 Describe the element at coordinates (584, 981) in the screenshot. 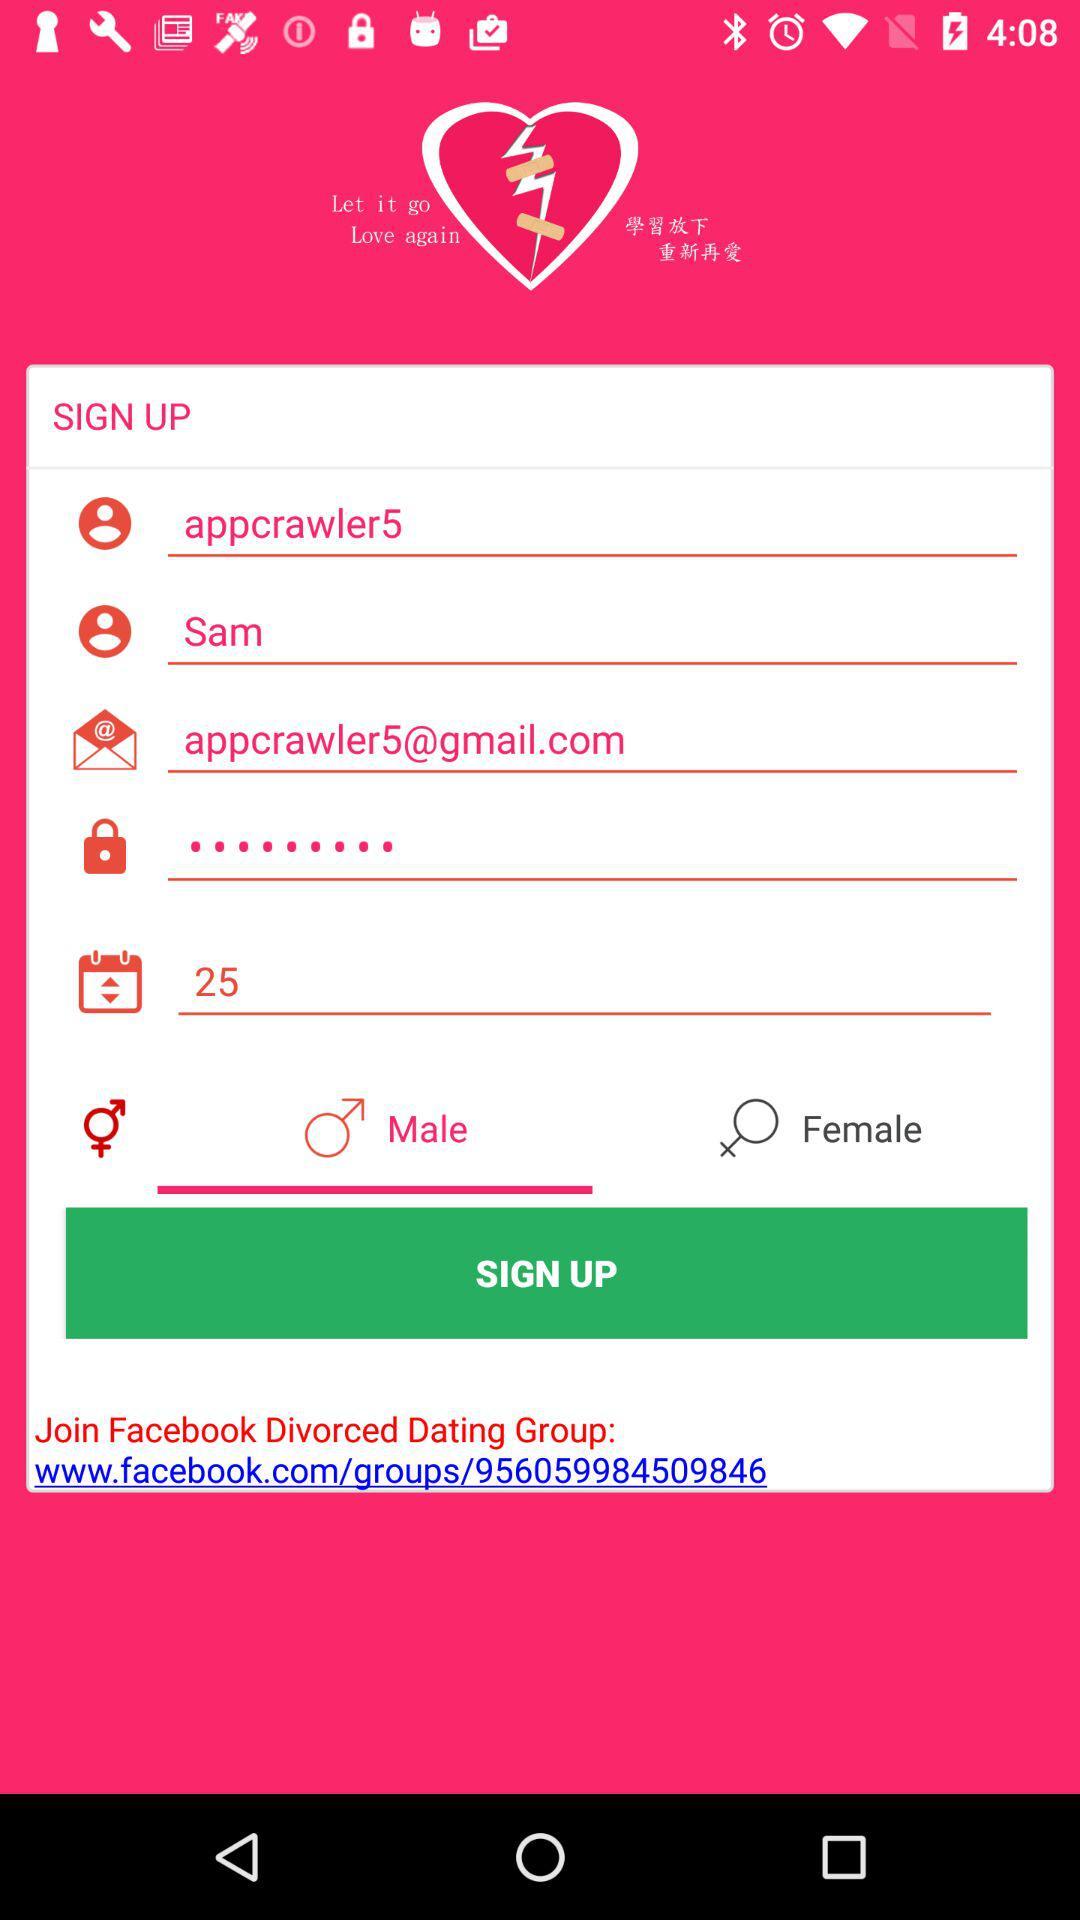

I see `the icon below the crowd3116 item` at that location.